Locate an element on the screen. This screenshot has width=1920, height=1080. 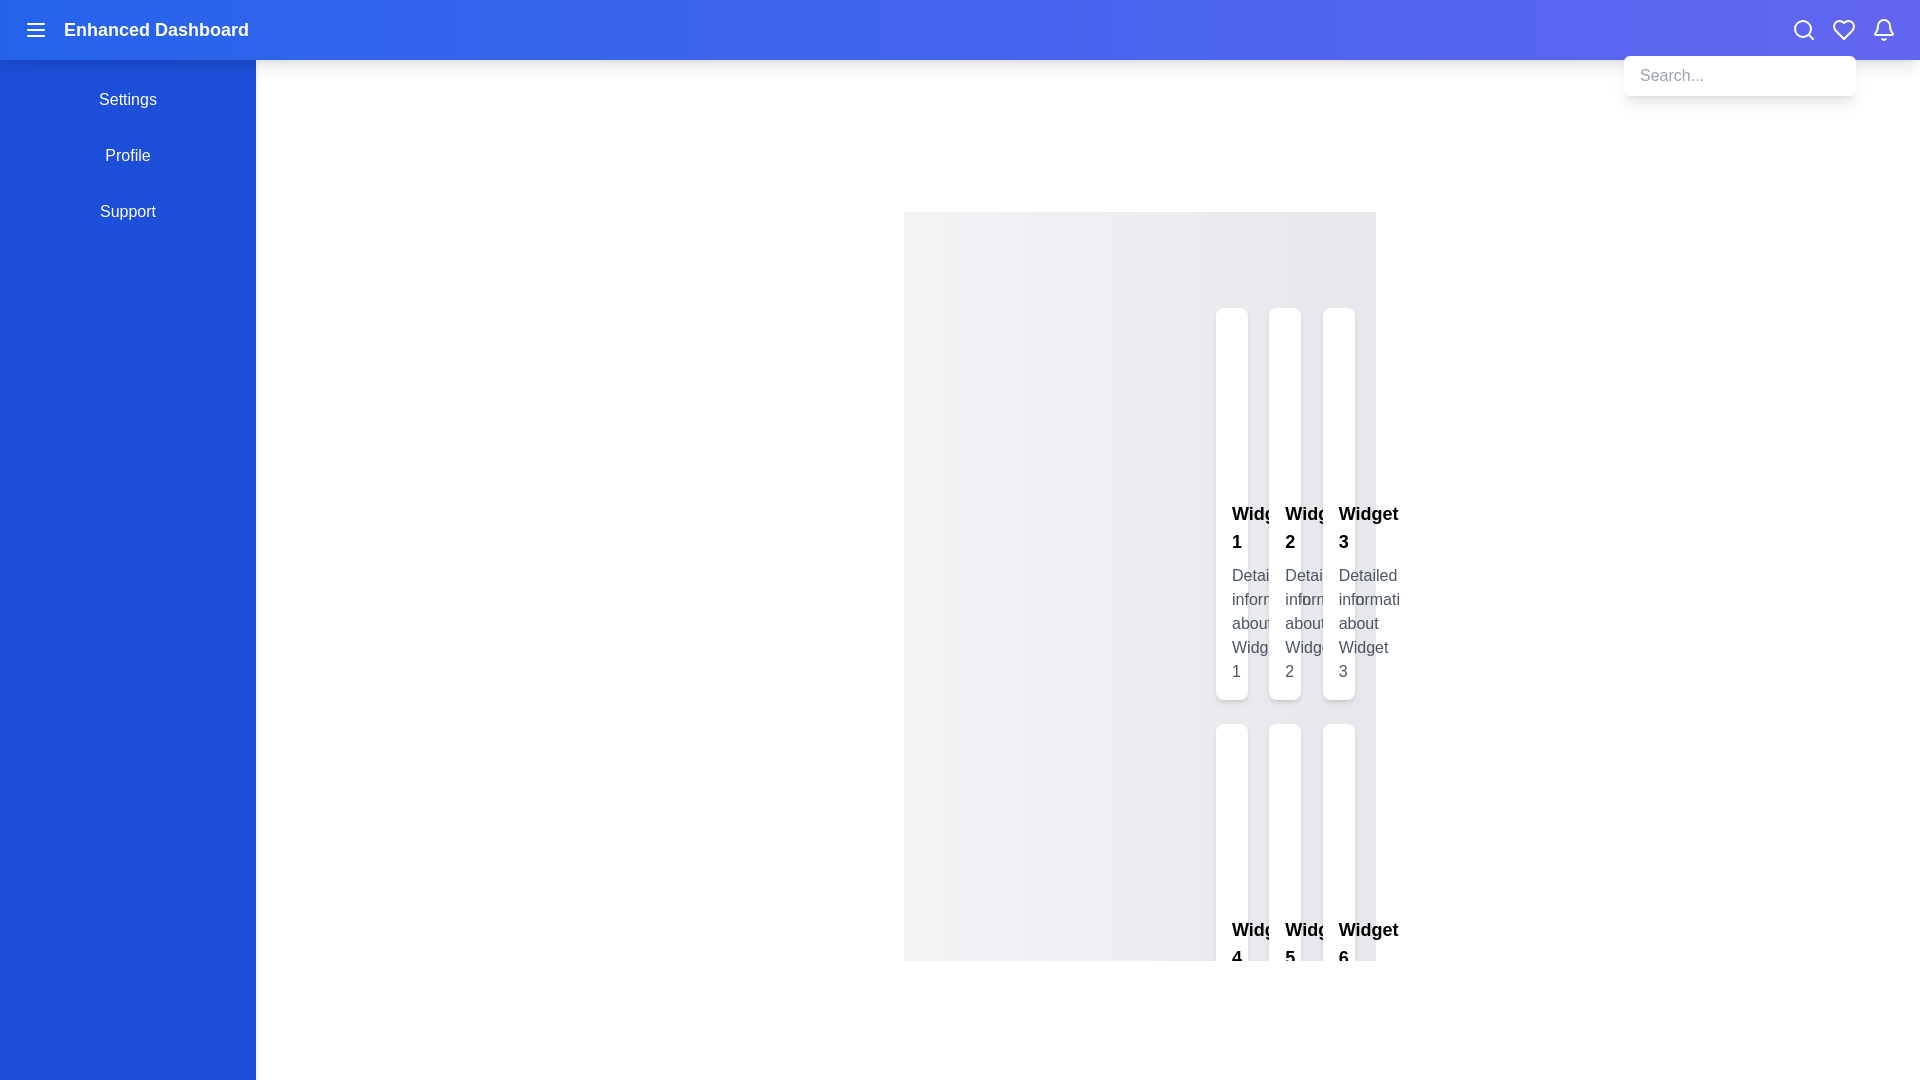
the widget displaying the title 'Widget 2', which is located in the second column of the first row of a grid layout, and features a white background with rounded corners and a subtle shadow effect is located at coordinates (1285, 503).